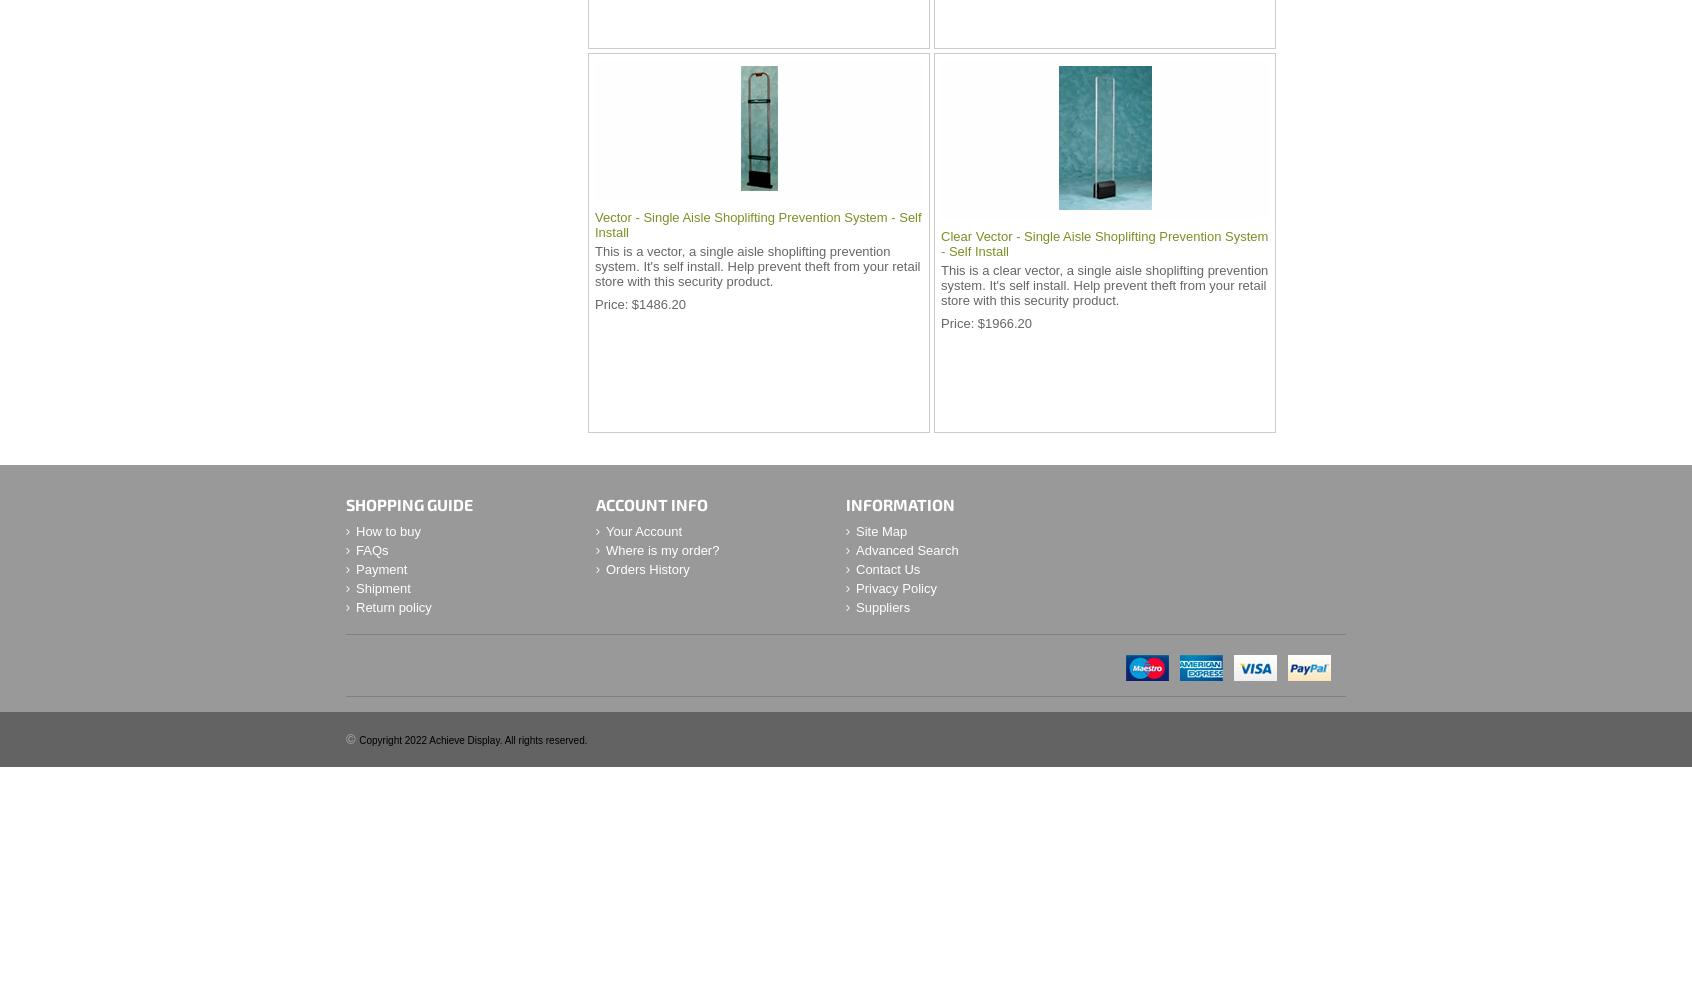  What do you see at coordinates (409, 504) in the screenshot?
I see `'Shopping Guide'` at bounding box center [409, 504].